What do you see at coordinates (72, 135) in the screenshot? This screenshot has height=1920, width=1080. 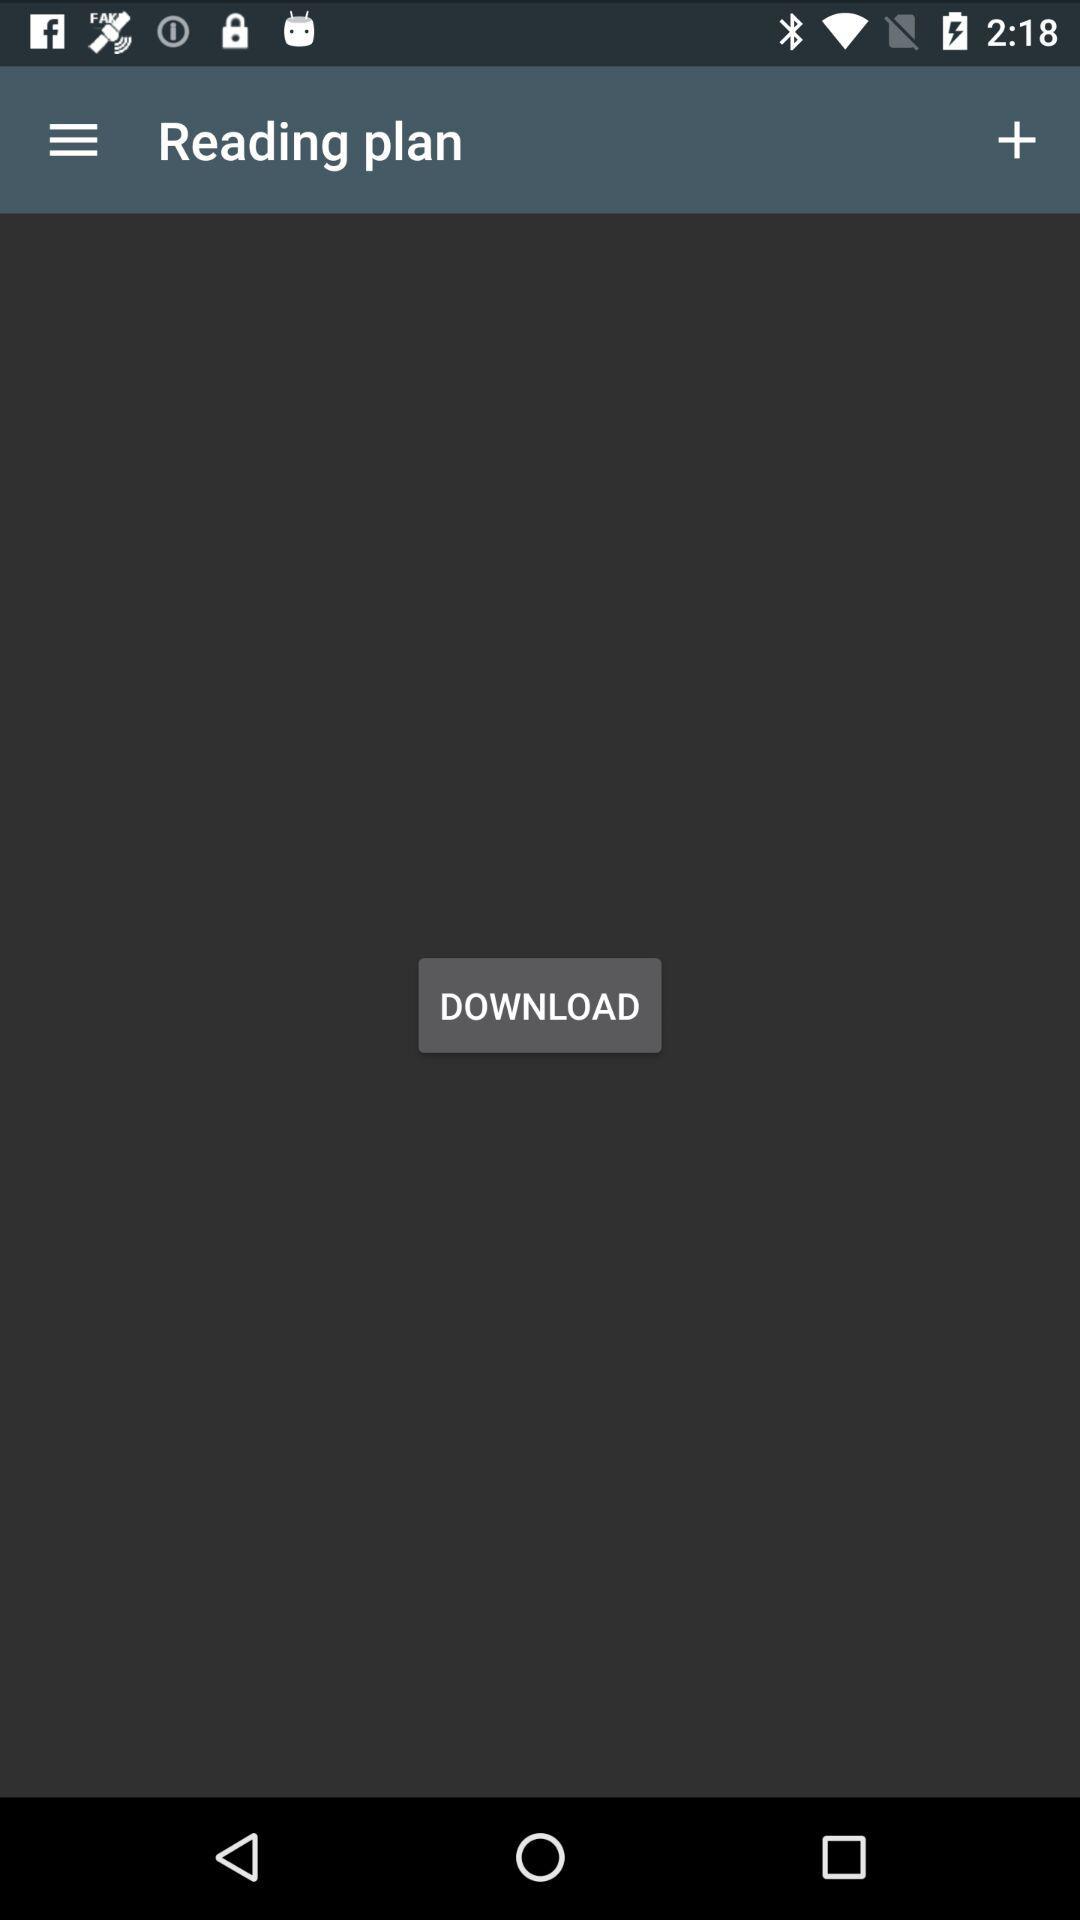 I see `app to the left of the reading plan item` at bounding box center [72, 135].